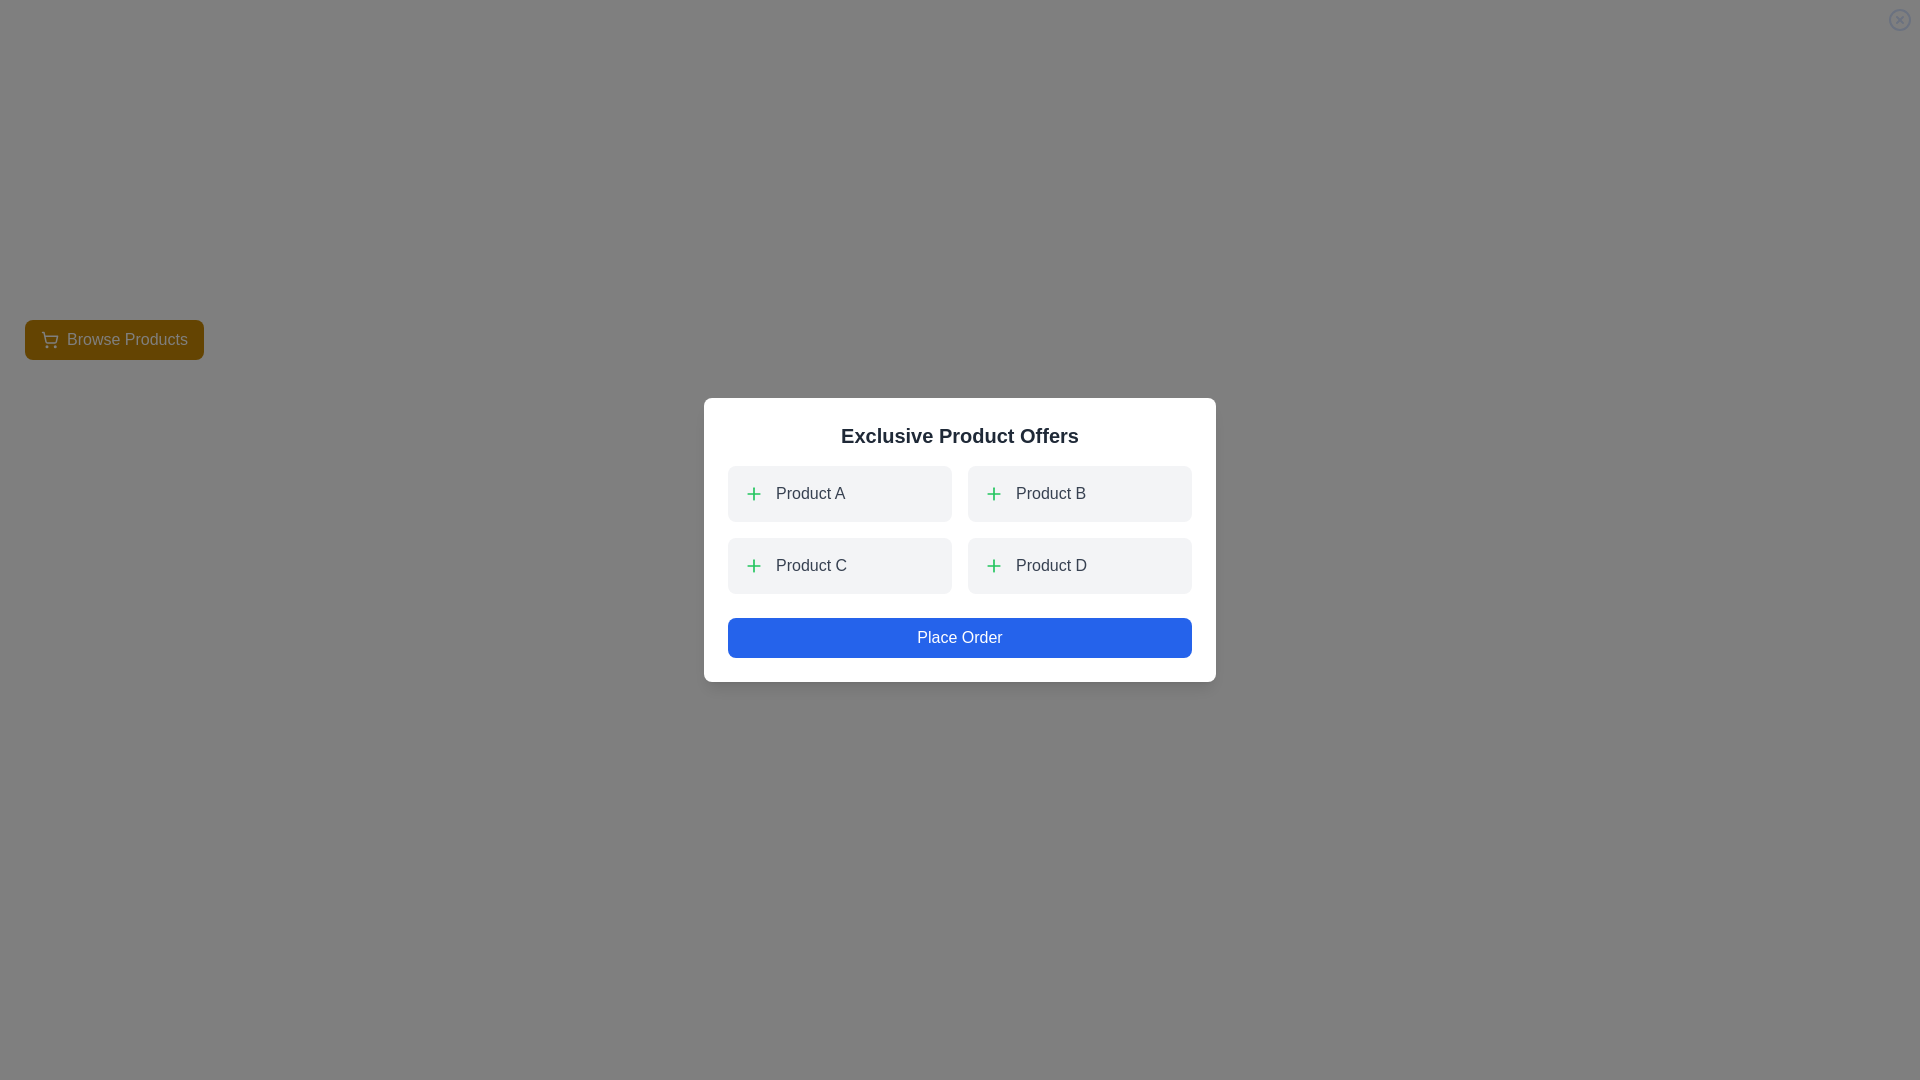 The width and height of the screenshot is (1920, 1080). I want to click on the button labeled 'Product C', which is a rectangular box with a light gray background, rounded corners, and a green plus sign followed by bold black text, so click(840, 566).